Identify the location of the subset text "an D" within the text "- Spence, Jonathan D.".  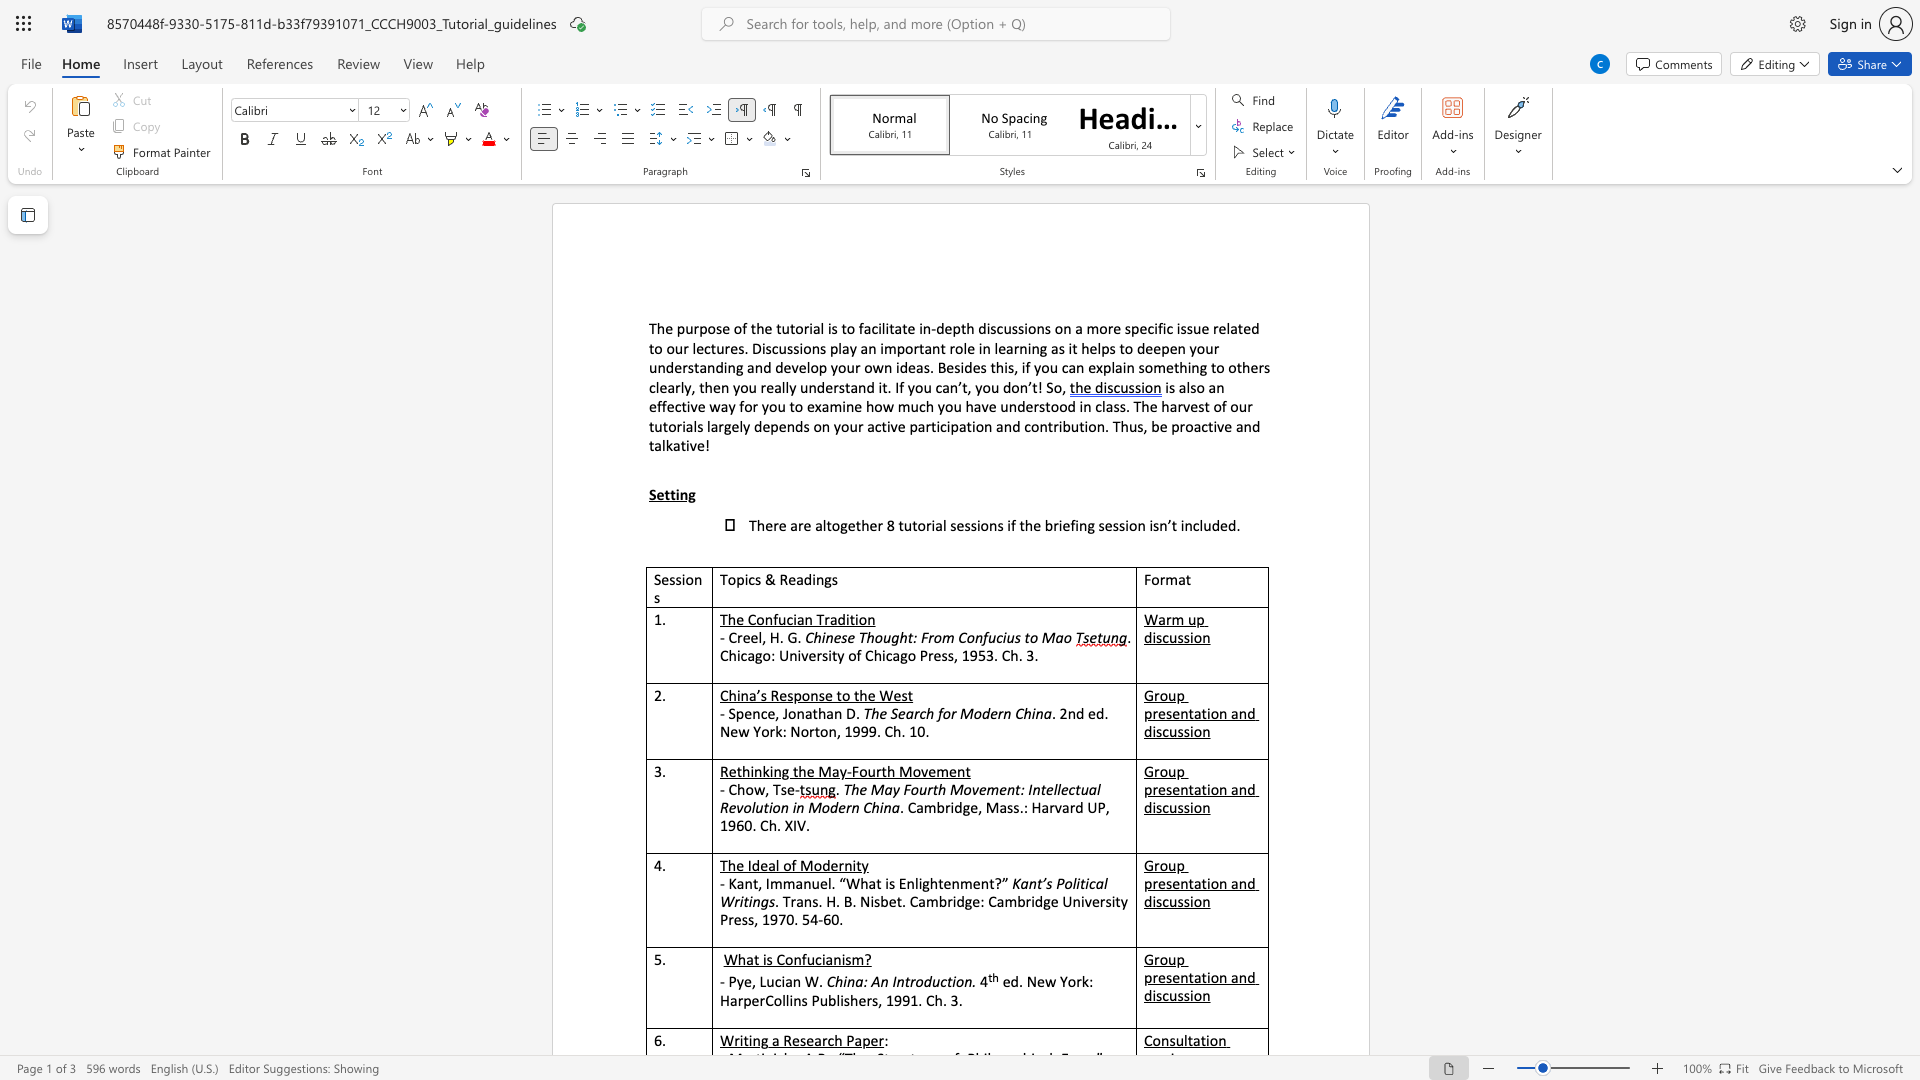
(826, 712).